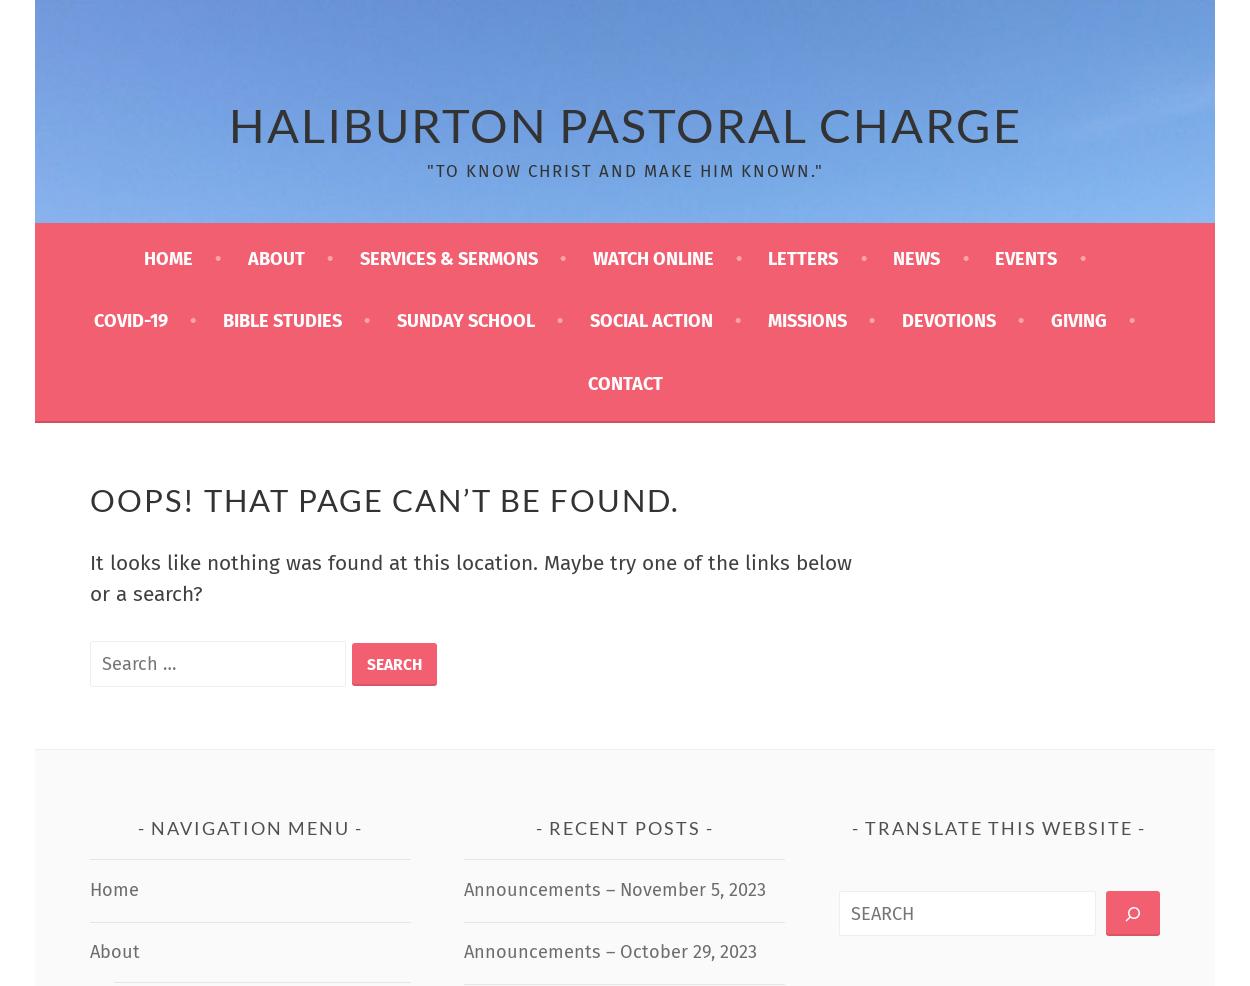  I want to click on 'Translate this website', so click(998, 825).